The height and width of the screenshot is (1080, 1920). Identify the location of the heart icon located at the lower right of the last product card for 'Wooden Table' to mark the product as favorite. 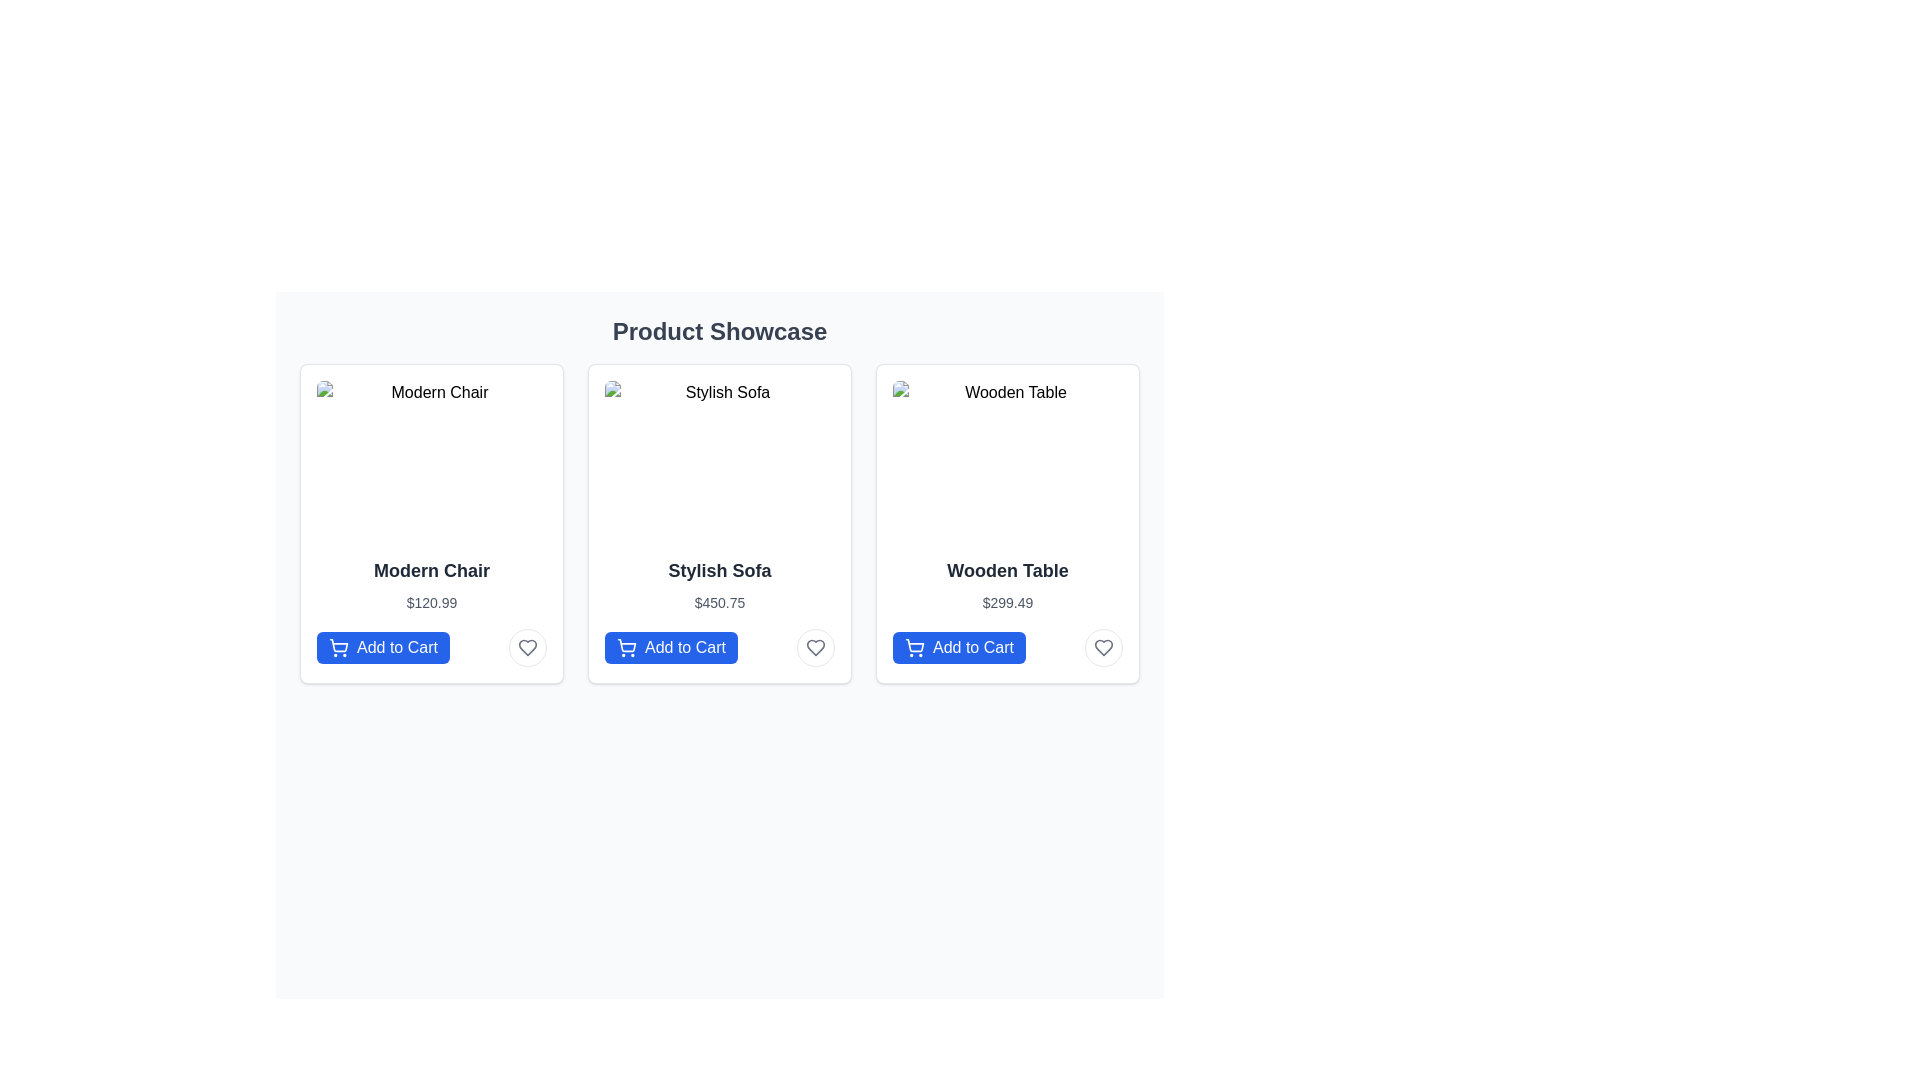
(1103, 648).